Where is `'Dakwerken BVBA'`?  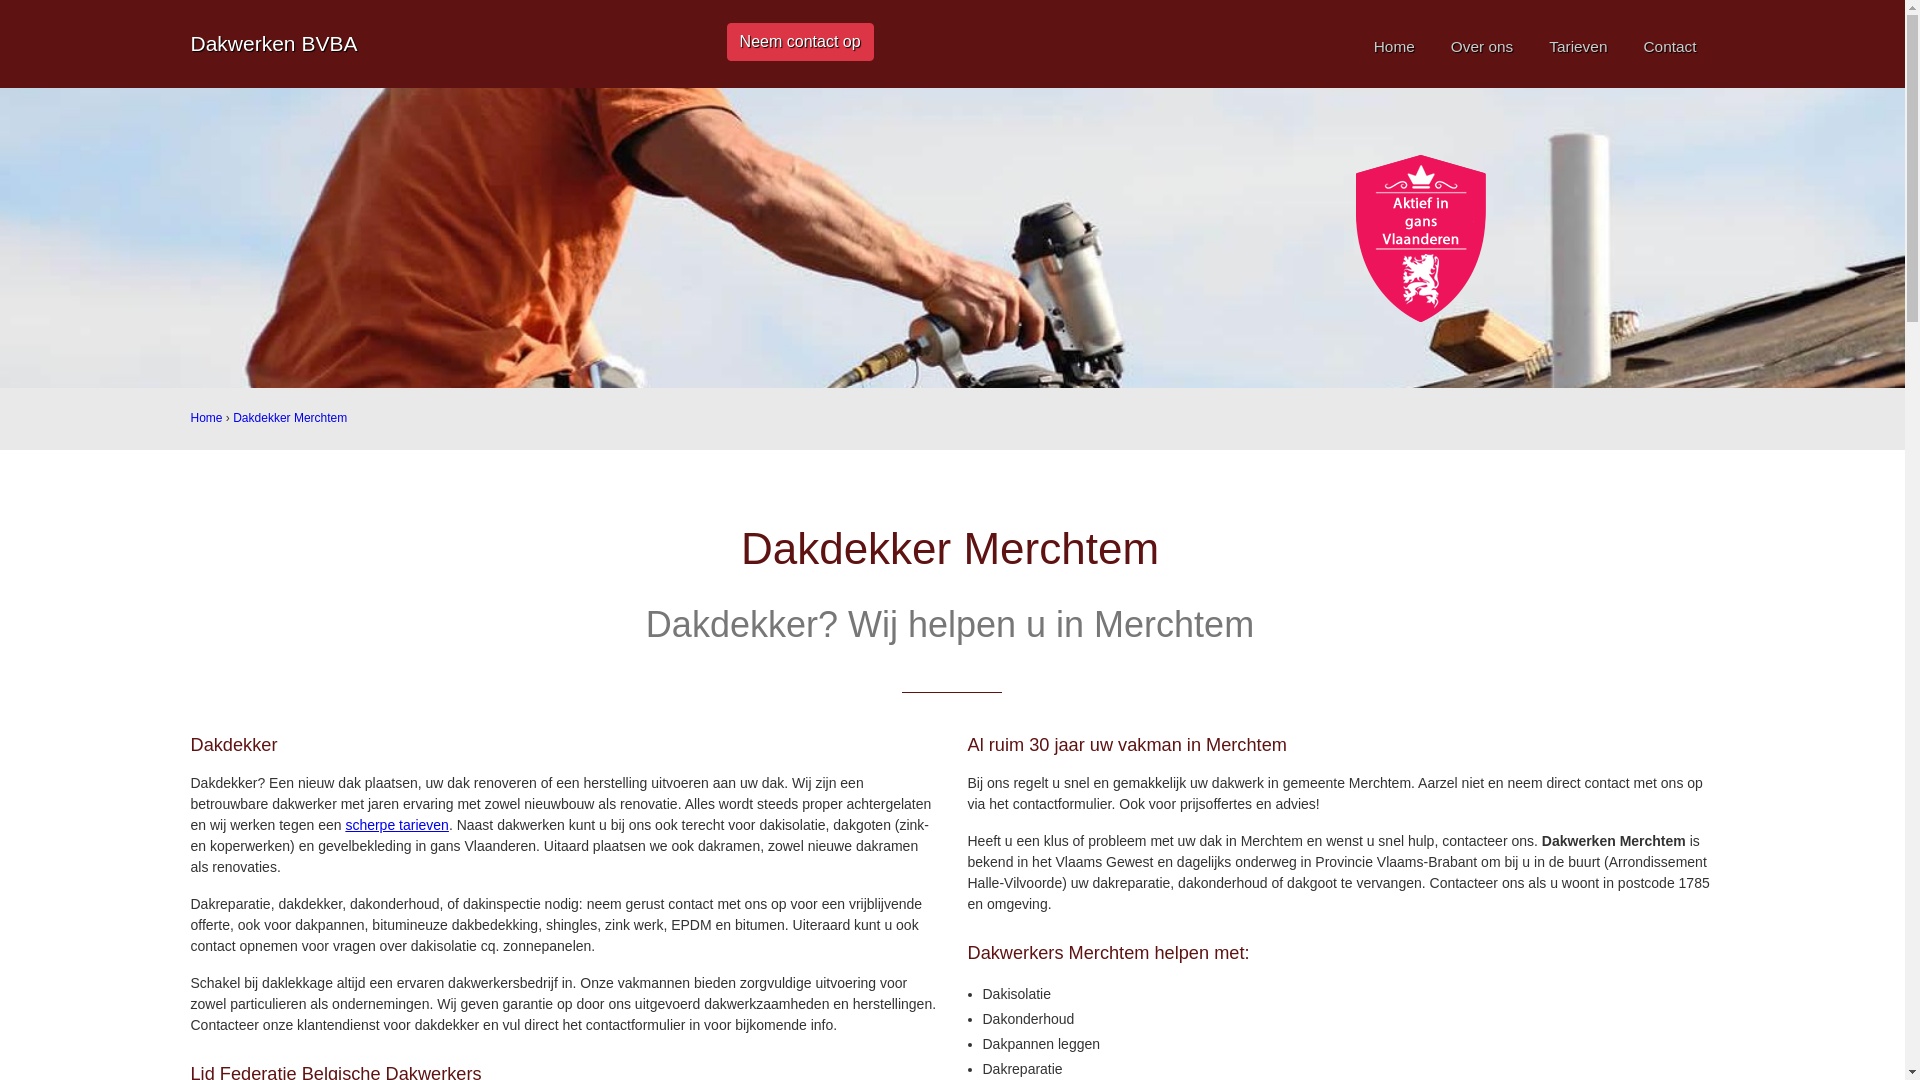 'Dakwerken BVBA' is located at coordinates (272, 43).